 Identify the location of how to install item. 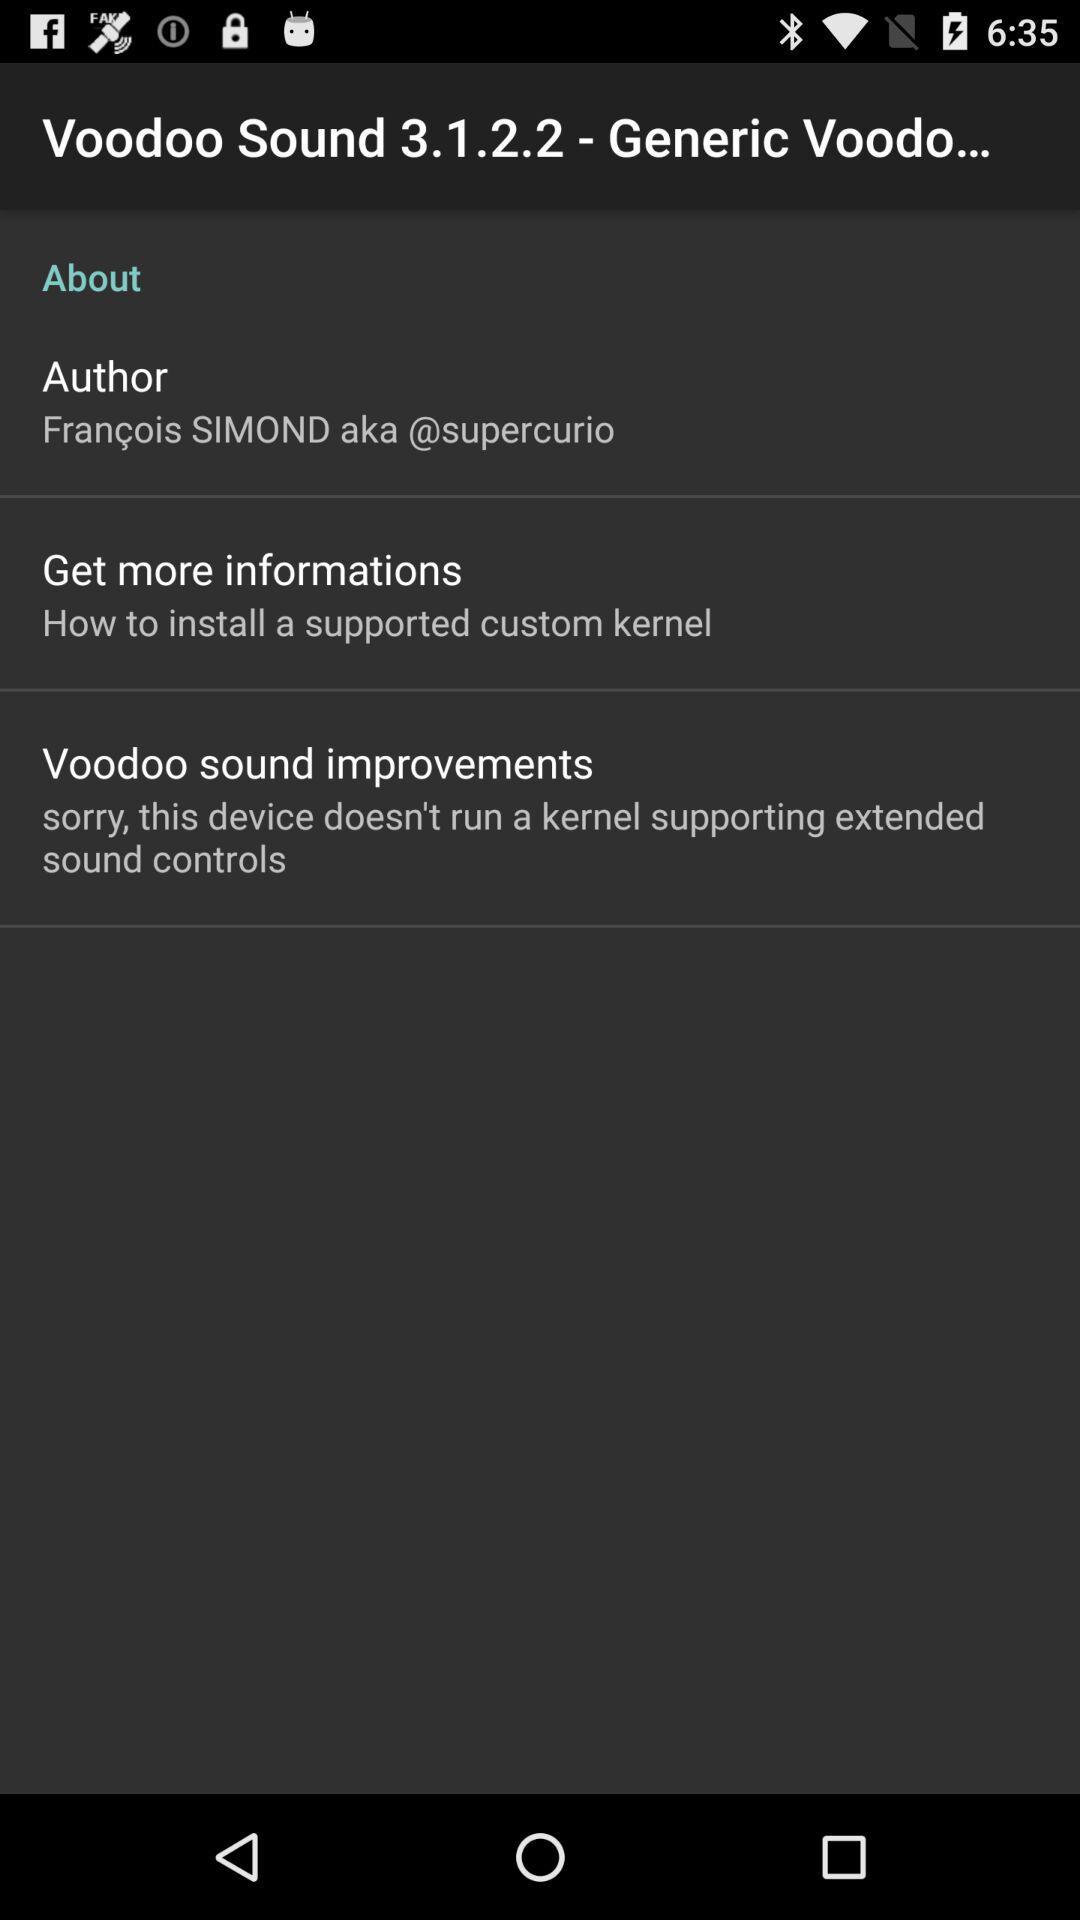
(377, 620).